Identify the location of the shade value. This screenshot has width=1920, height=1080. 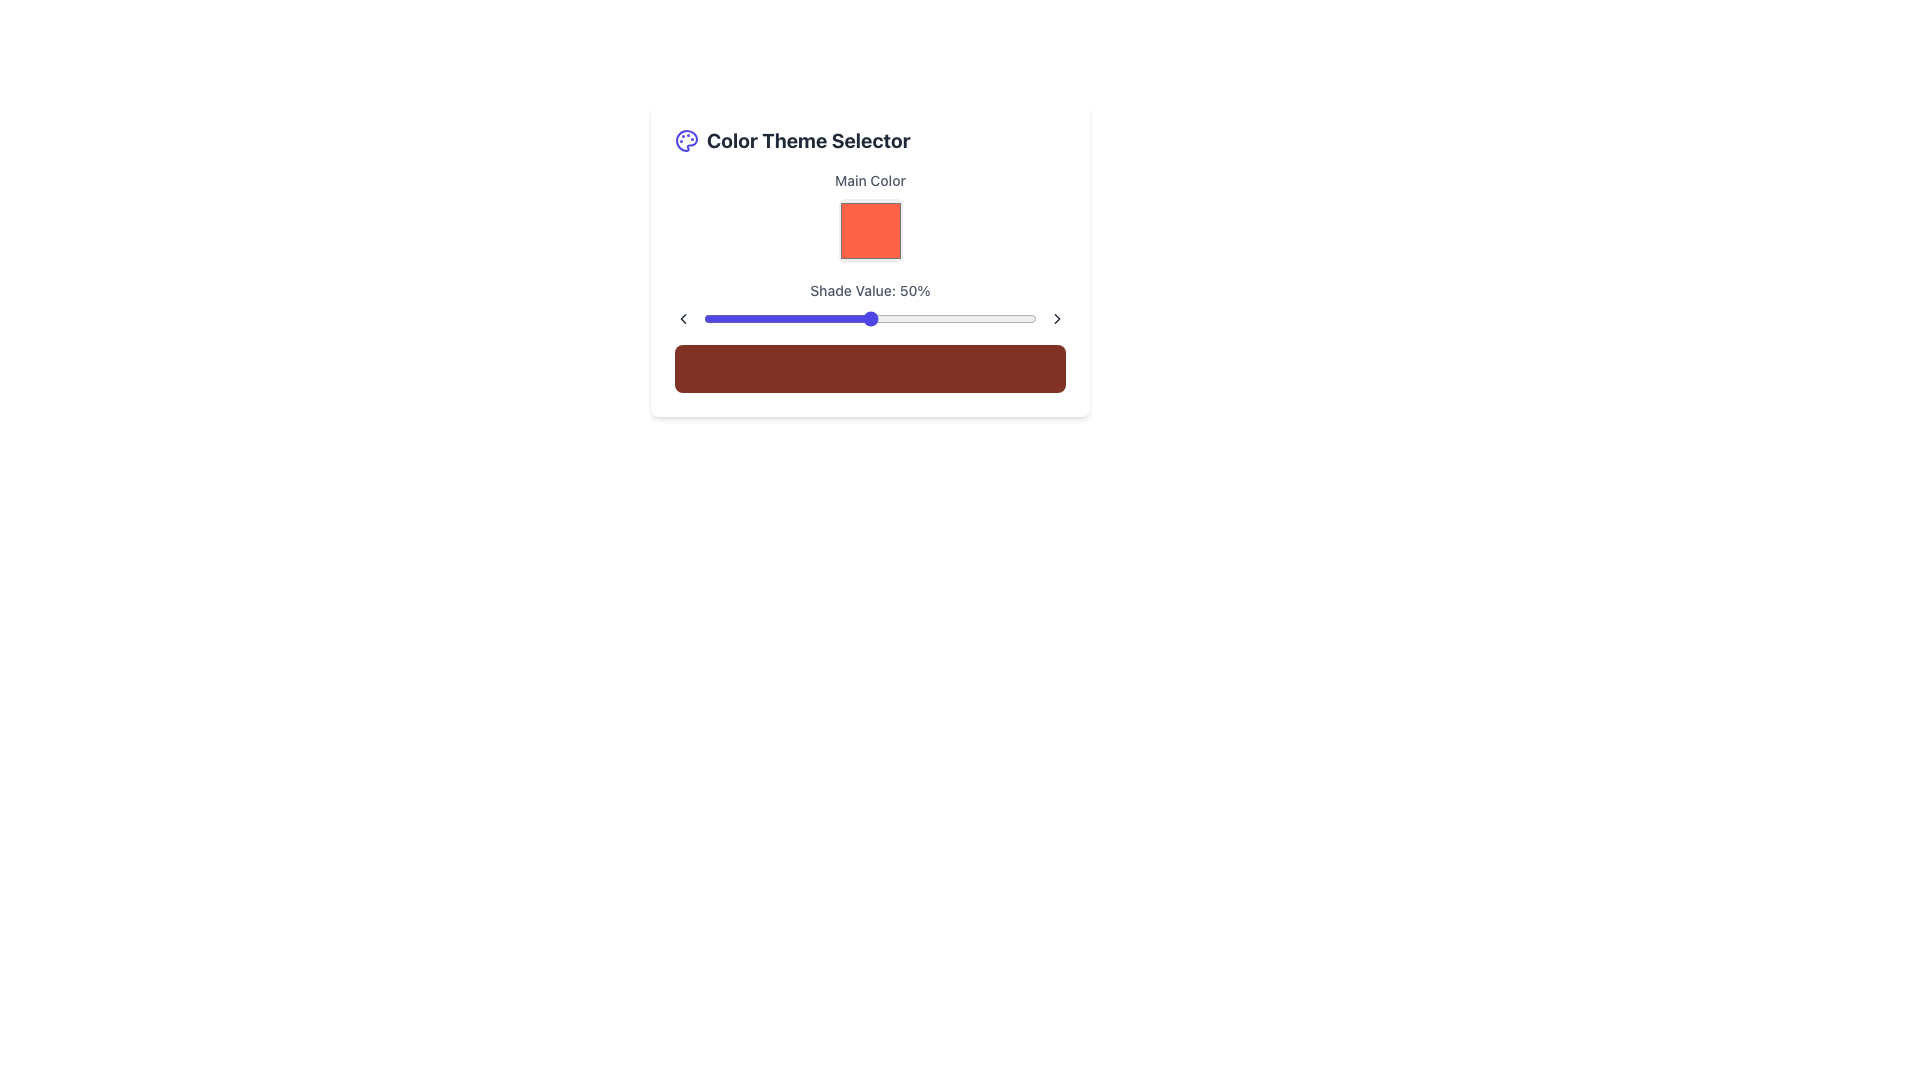
(807, 318).